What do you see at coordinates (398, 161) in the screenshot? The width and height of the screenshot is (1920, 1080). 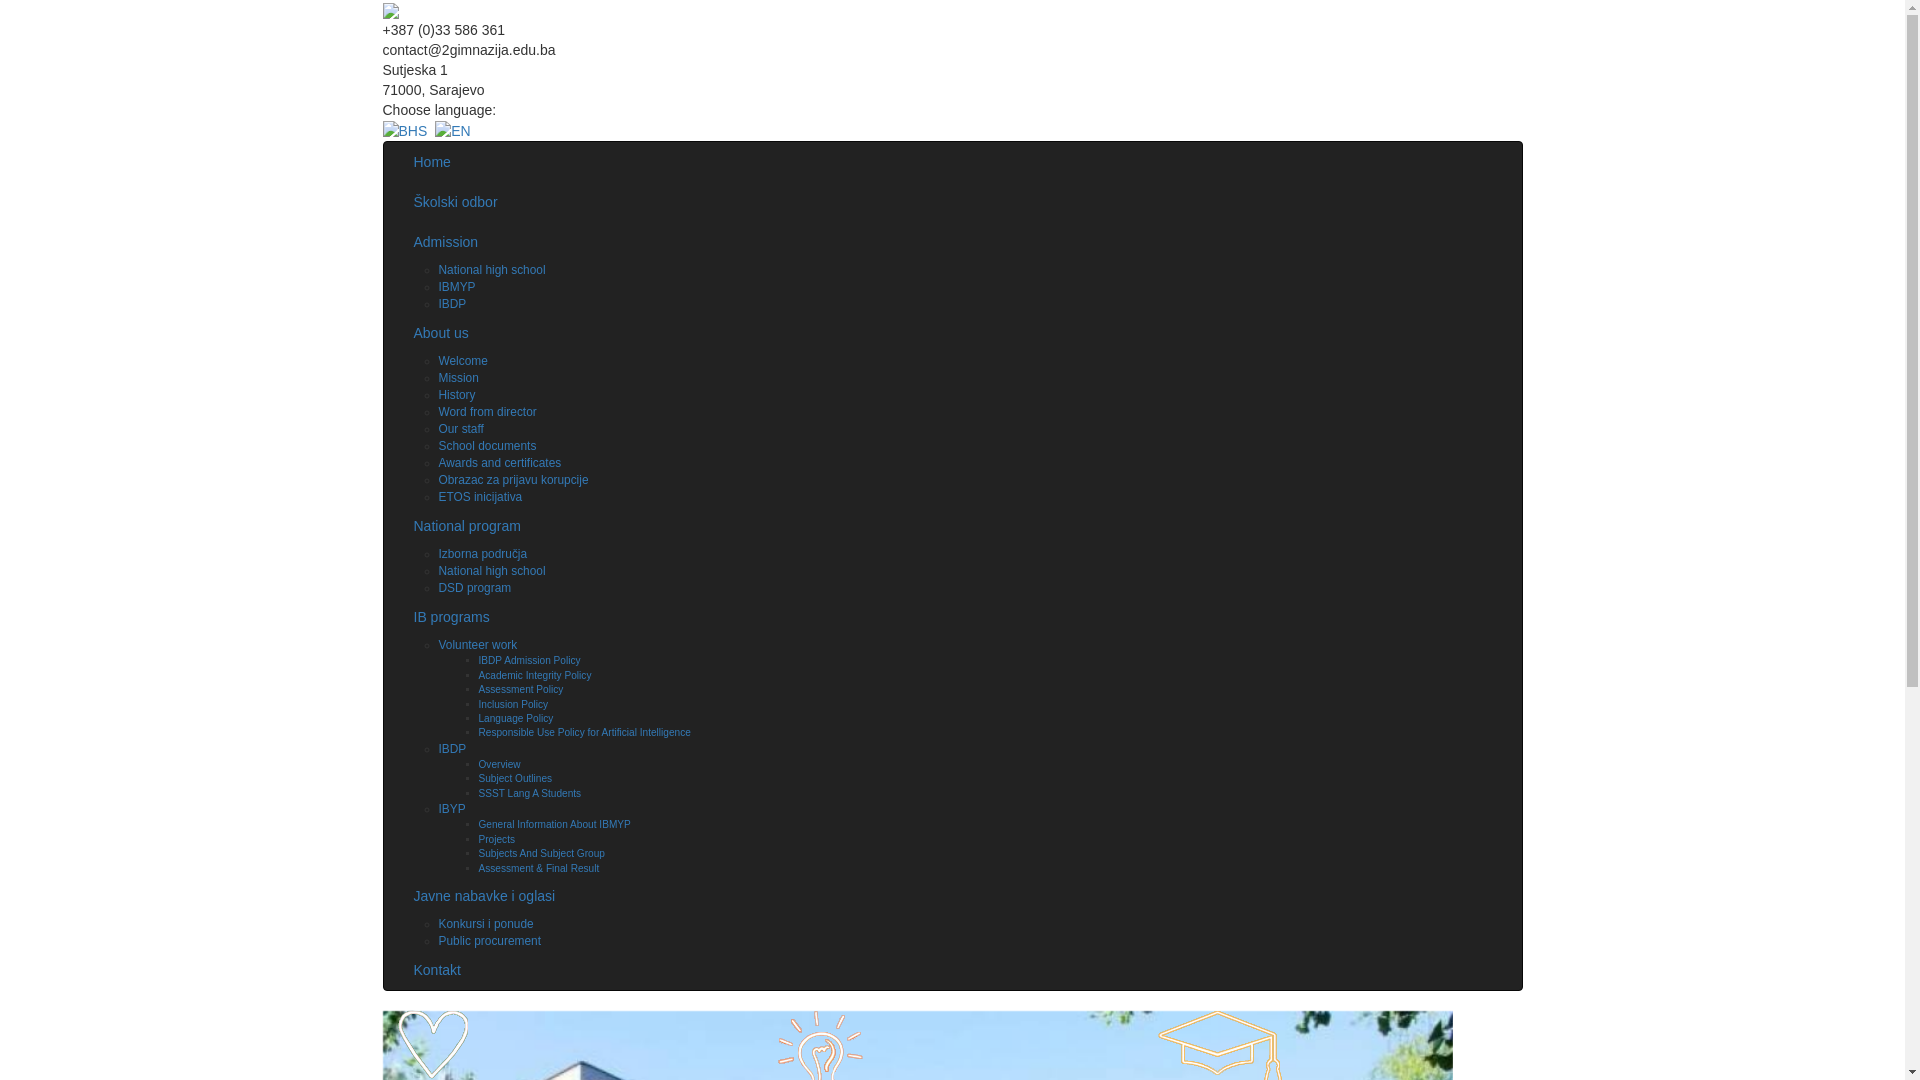 I see `'Home'` at bounding box center [398, 161].